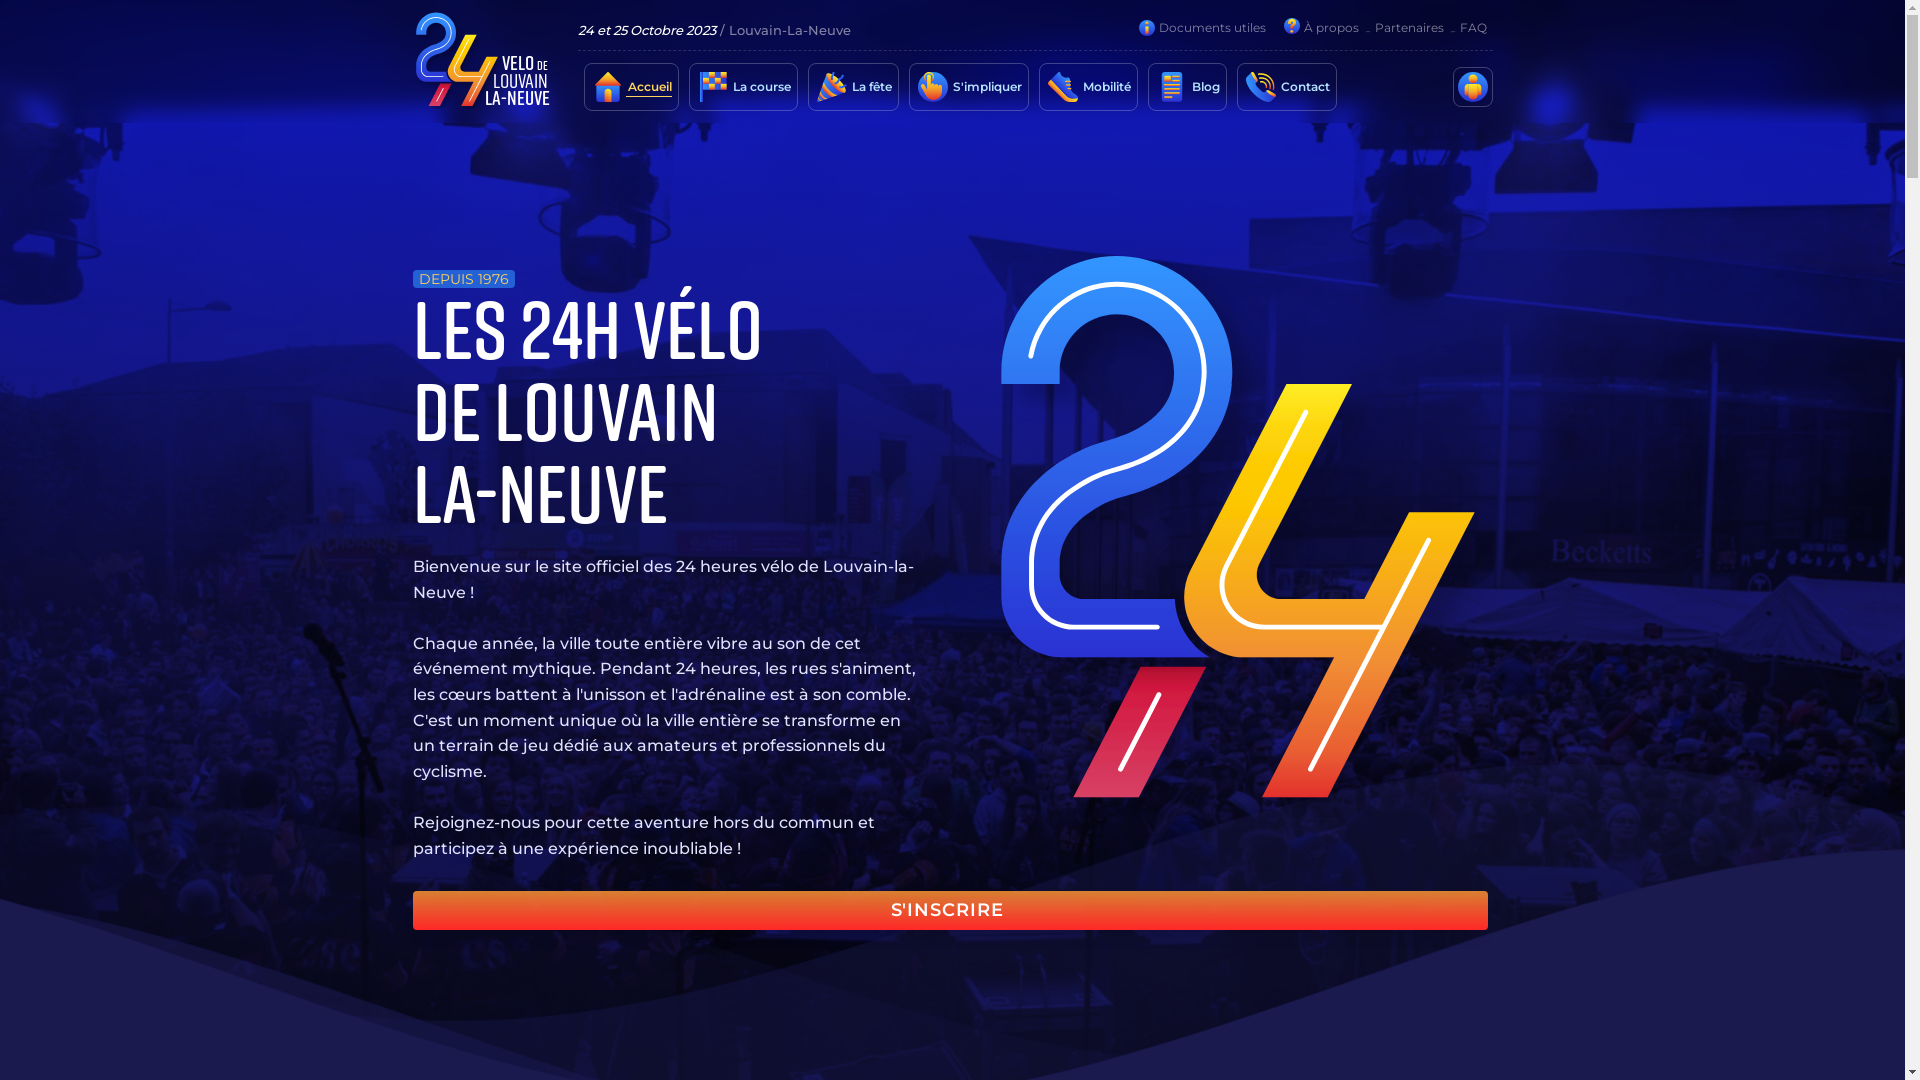  What do you see at coordinates (1157, 27) in the screenshot?
I see `'Documents utiles'` at bounding box center [1157, 27].